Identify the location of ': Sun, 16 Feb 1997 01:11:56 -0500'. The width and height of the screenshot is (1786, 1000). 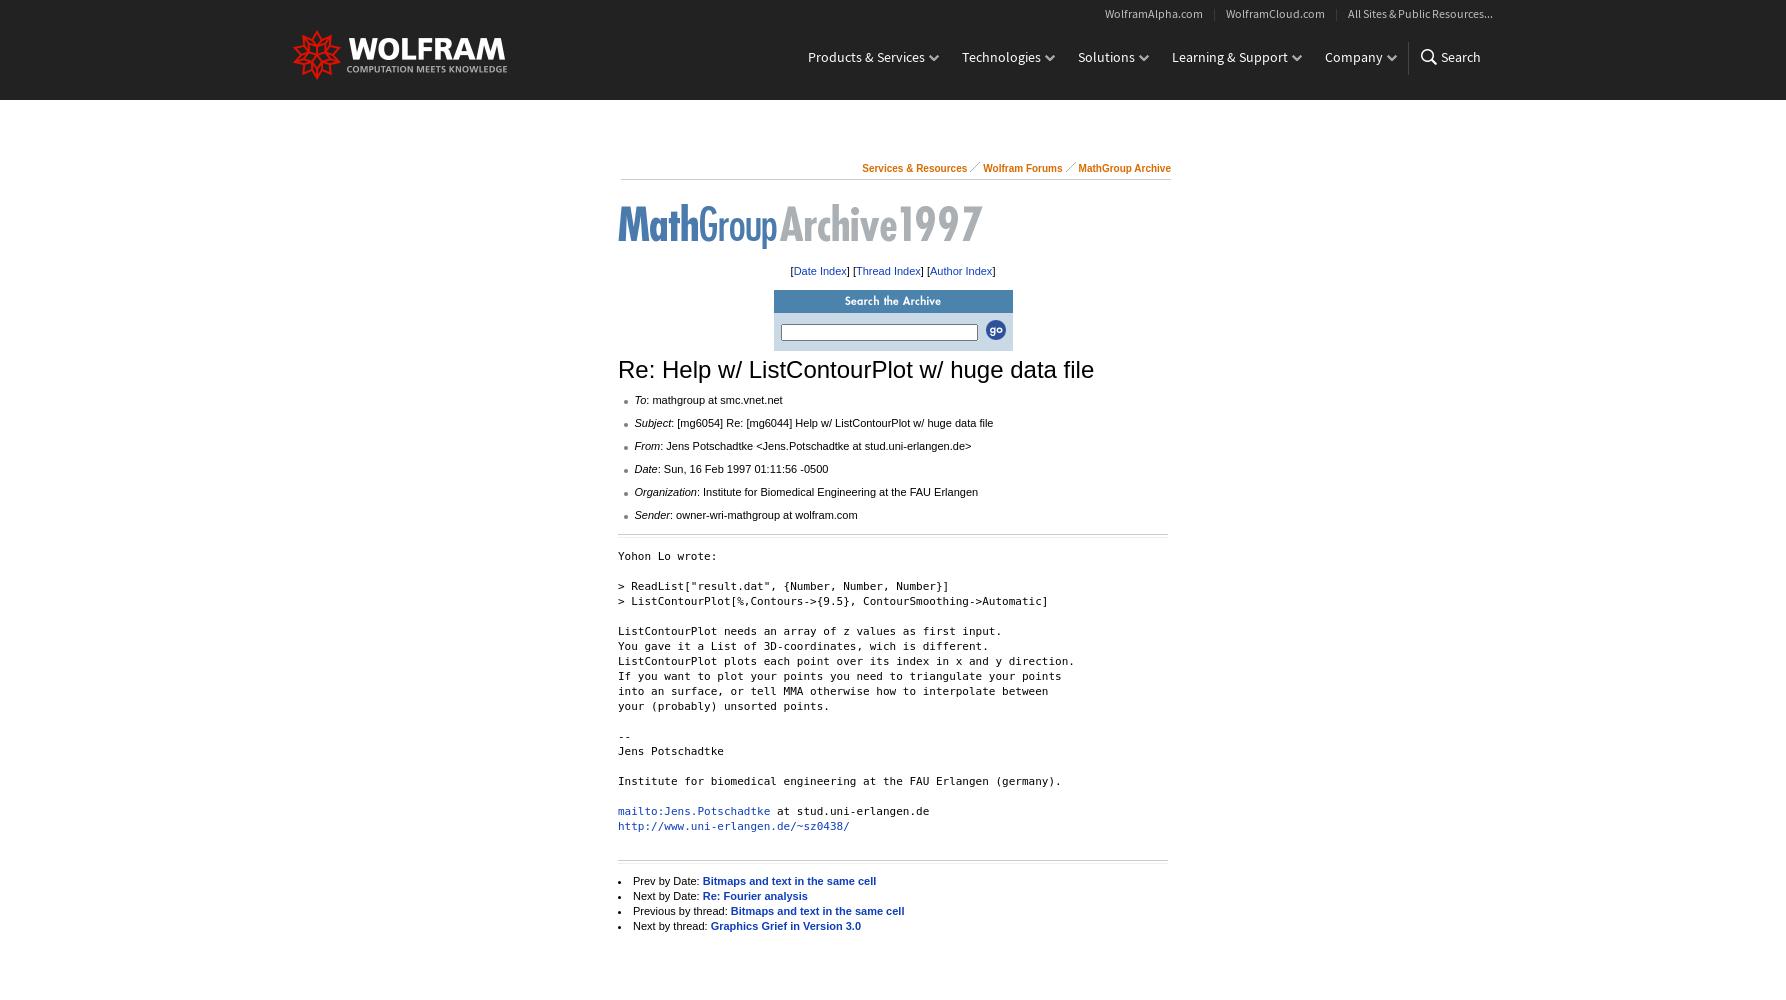
(657, 468).